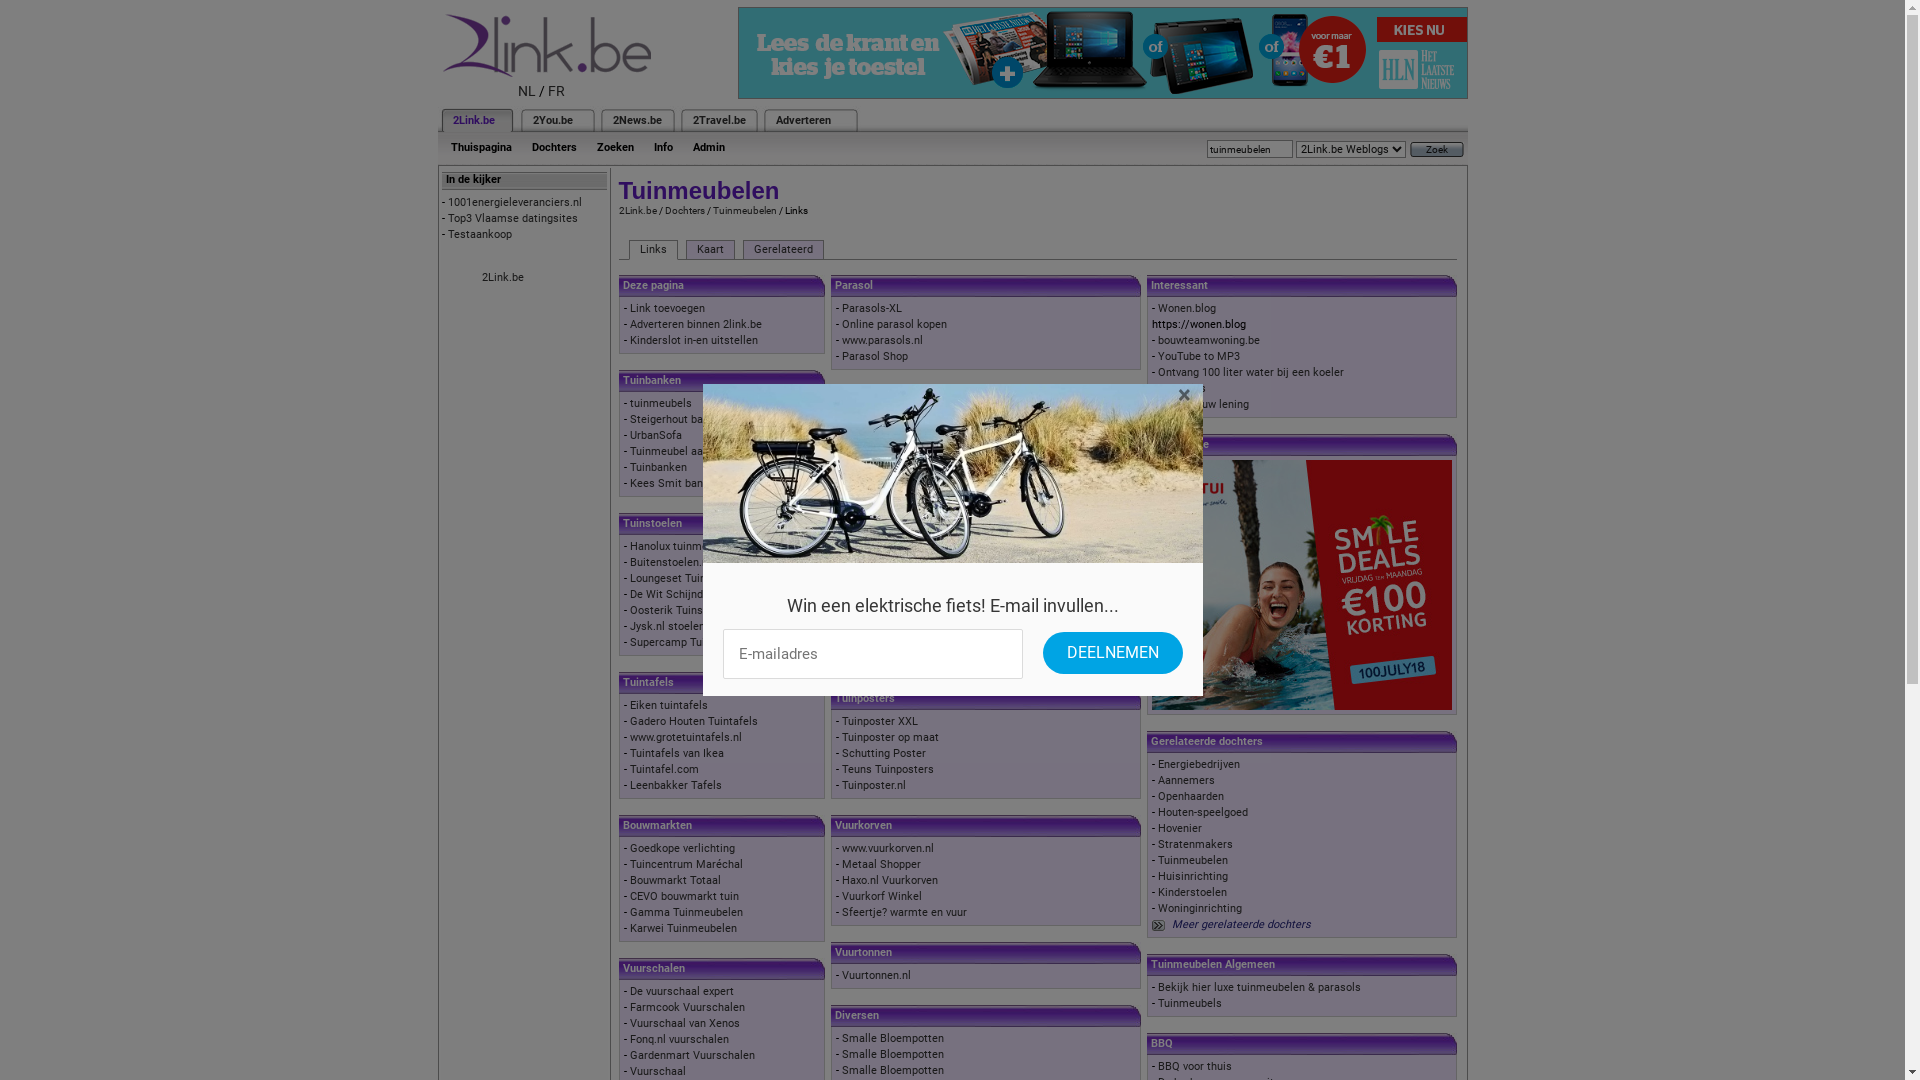 The image size is (1920, 1080). What do you see at coordinates (872, 308) in the screenshot?
I see `'Parasols-XL'` at bounding box center [872, 308].